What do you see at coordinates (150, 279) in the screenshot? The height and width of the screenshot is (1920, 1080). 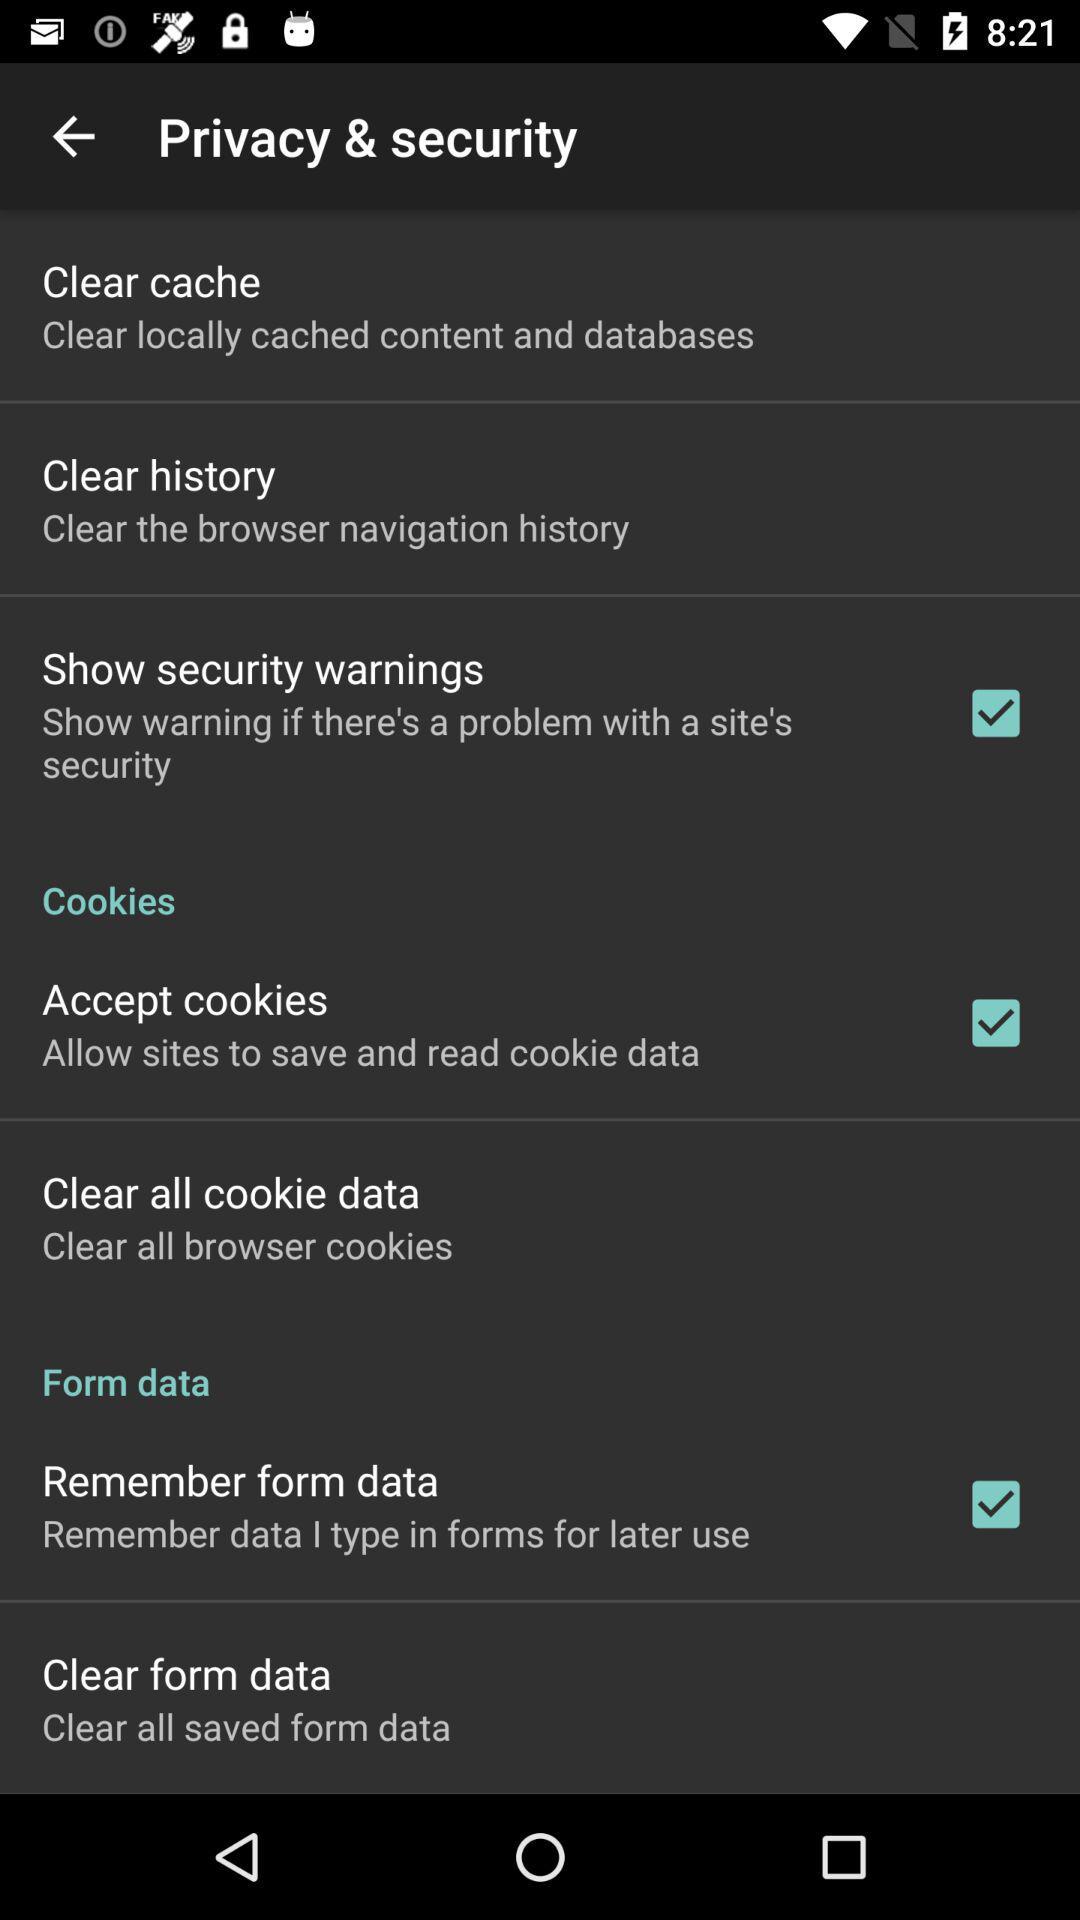 I see `clear cache app` at bounding box center [150, 279].